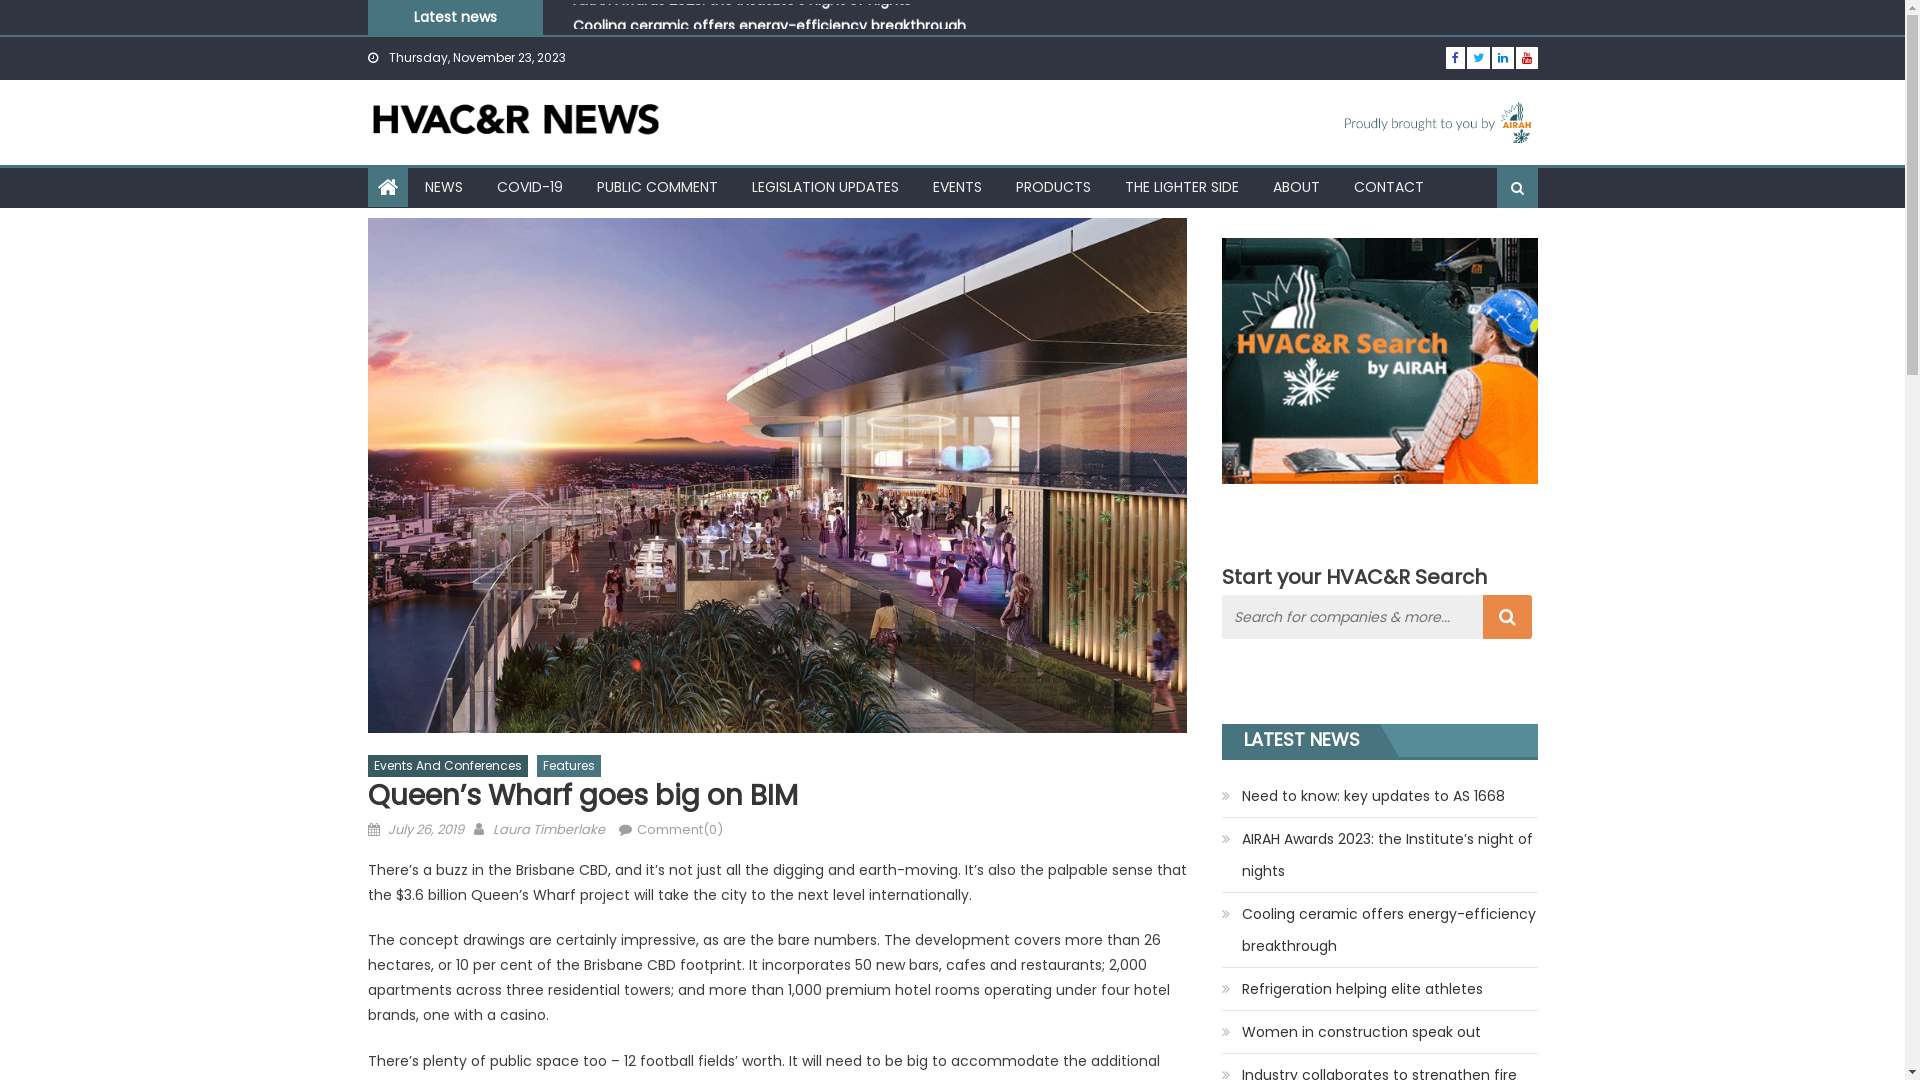 The image size is (1920, 1080). What do you see at coordinates (678, 829) in the screenshot?
I see `'Comment(0)'` at bounding box center [678, 829].